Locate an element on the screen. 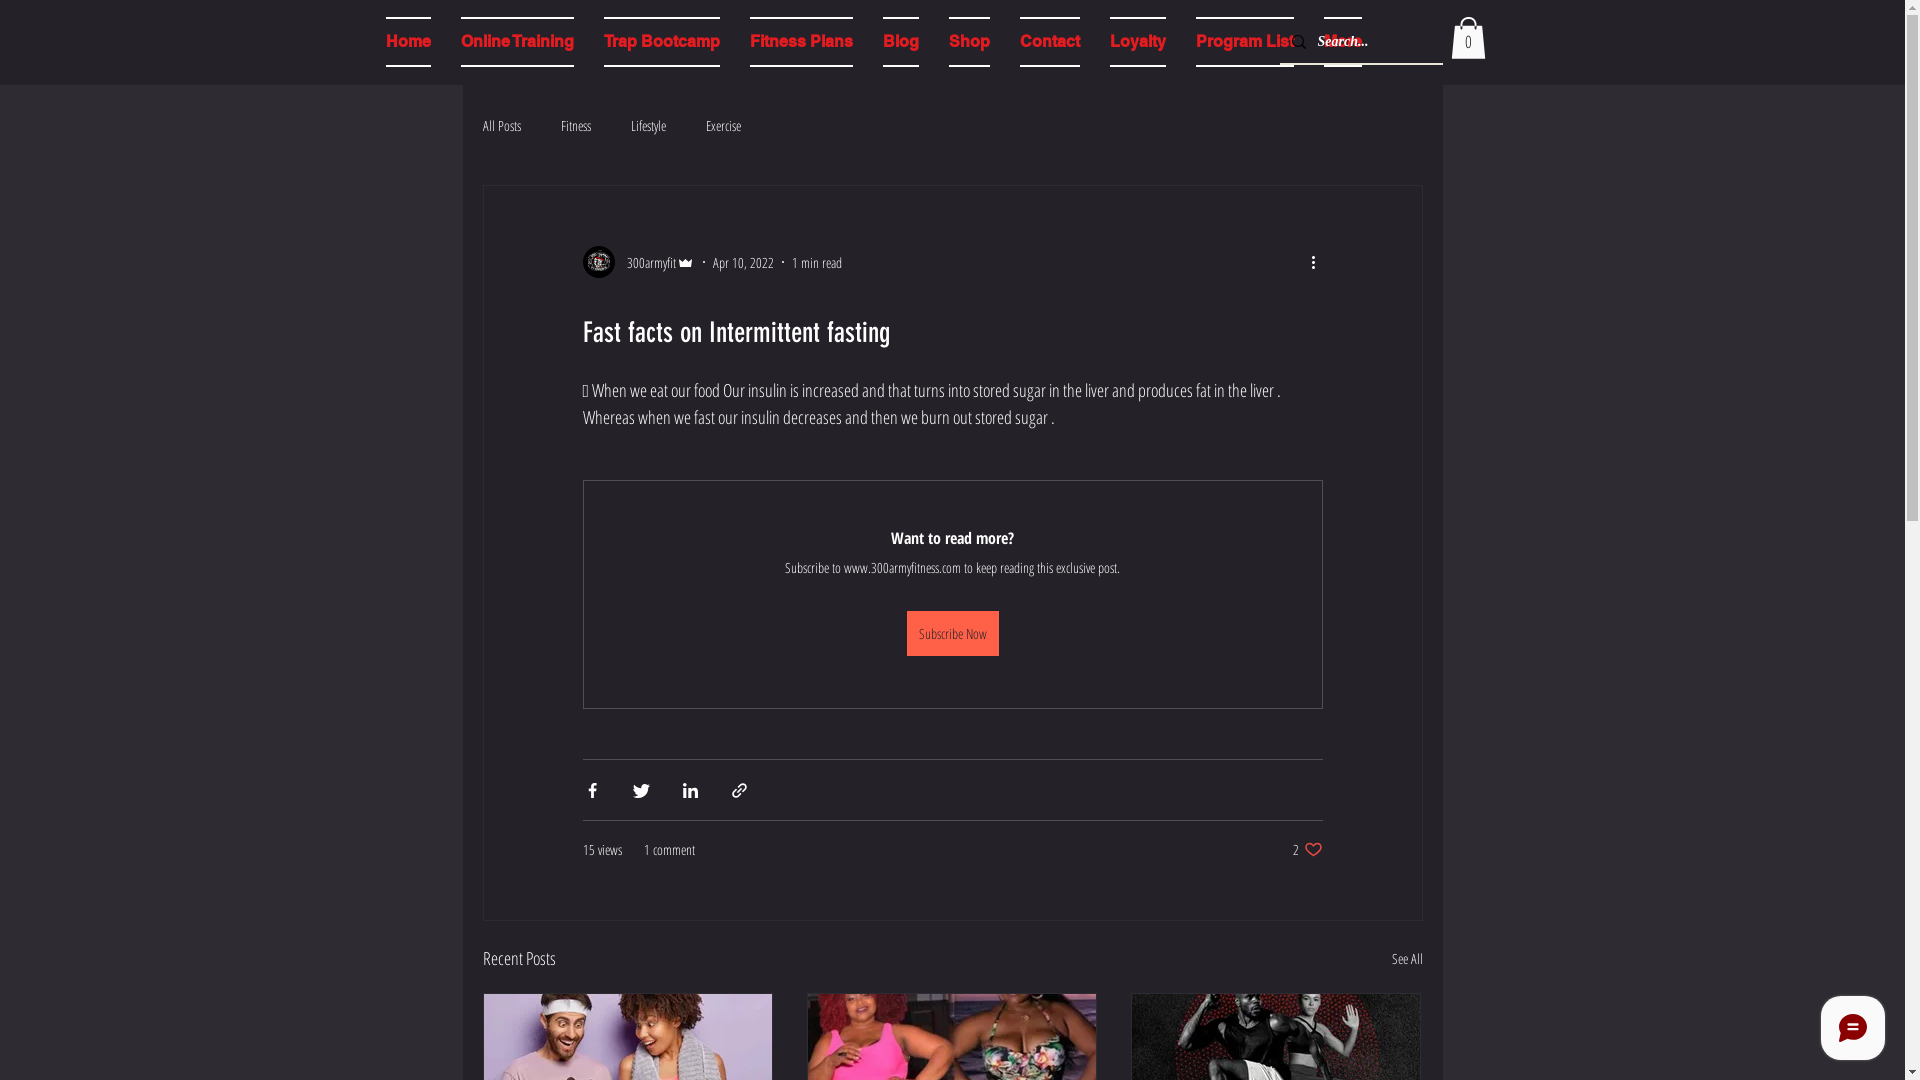  'Trap Bootcamp' is located at coordinates (661, 42).